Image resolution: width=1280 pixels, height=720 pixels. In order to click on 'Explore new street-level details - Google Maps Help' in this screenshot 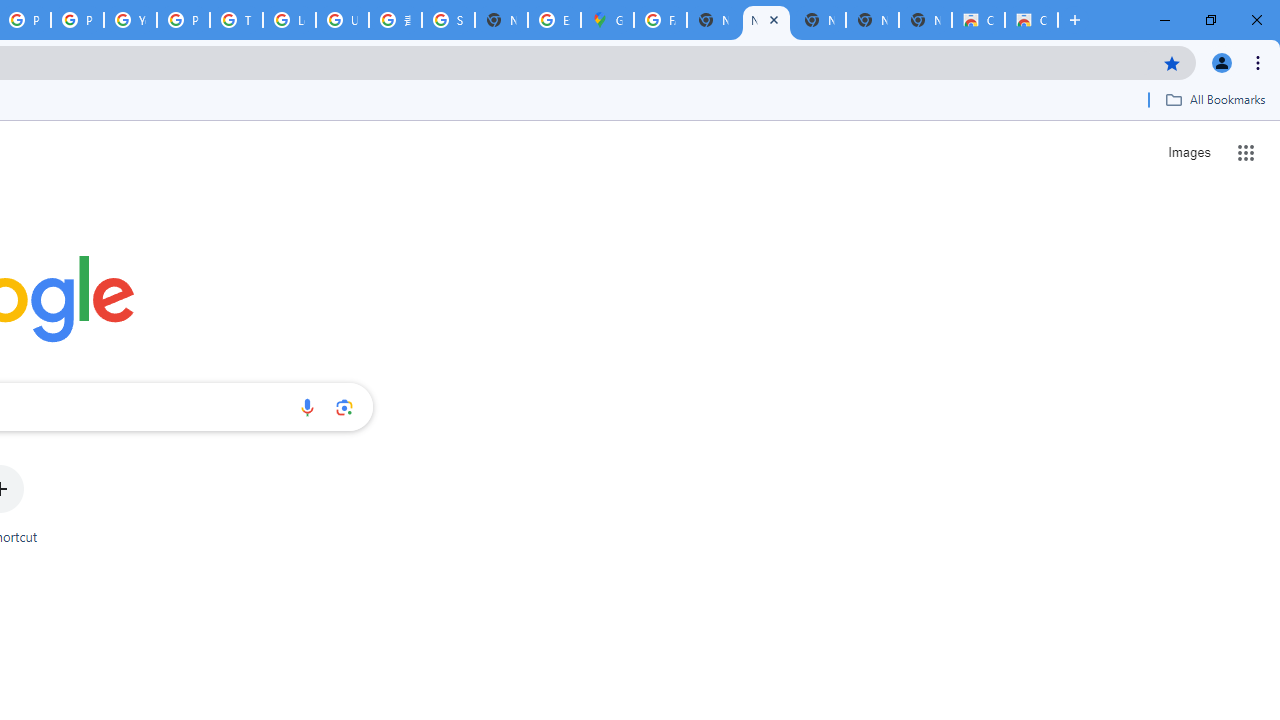, I will do `click(554, 20)`.